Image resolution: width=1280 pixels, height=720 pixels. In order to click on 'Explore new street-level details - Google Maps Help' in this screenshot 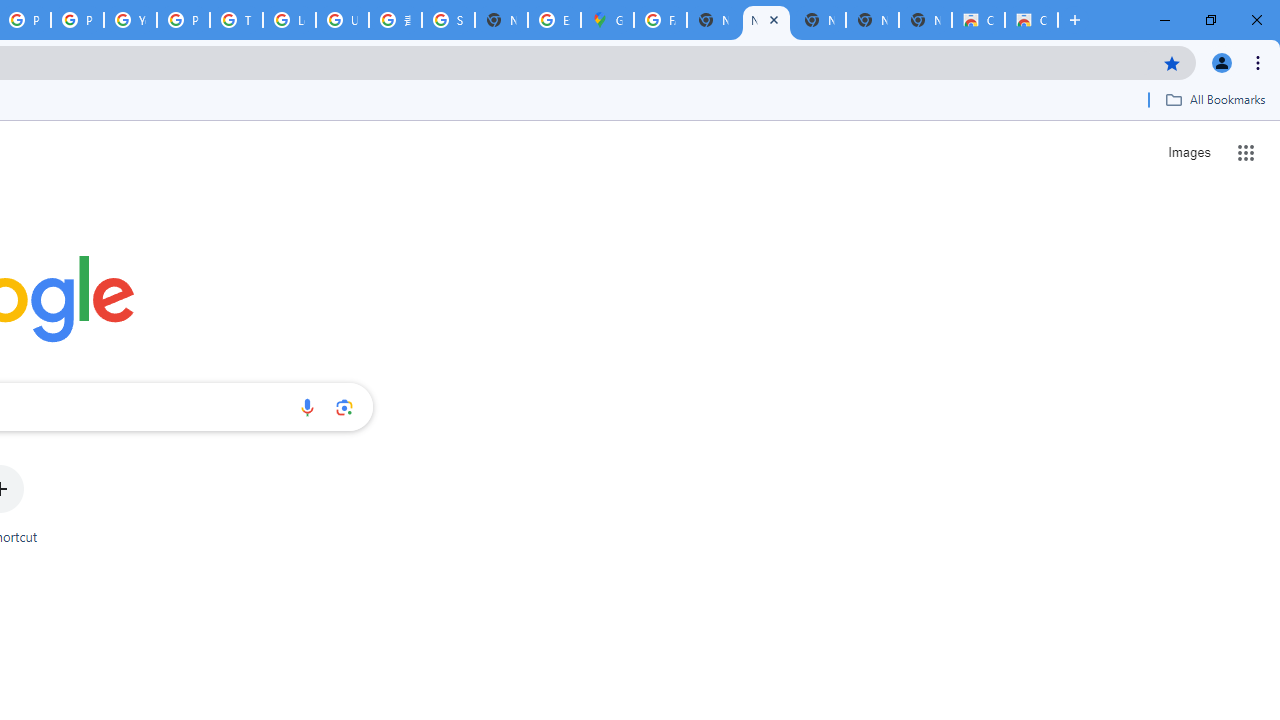, I will do `click(554, 20)`.